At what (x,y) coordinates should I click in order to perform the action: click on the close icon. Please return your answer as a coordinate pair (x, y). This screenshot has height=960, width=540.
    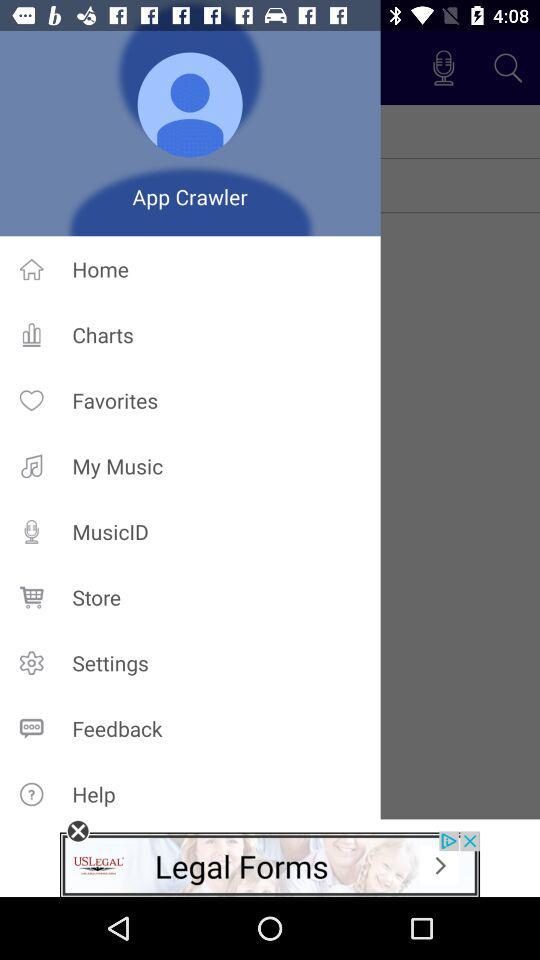
    Looking at the image, I should click on (77, 831).